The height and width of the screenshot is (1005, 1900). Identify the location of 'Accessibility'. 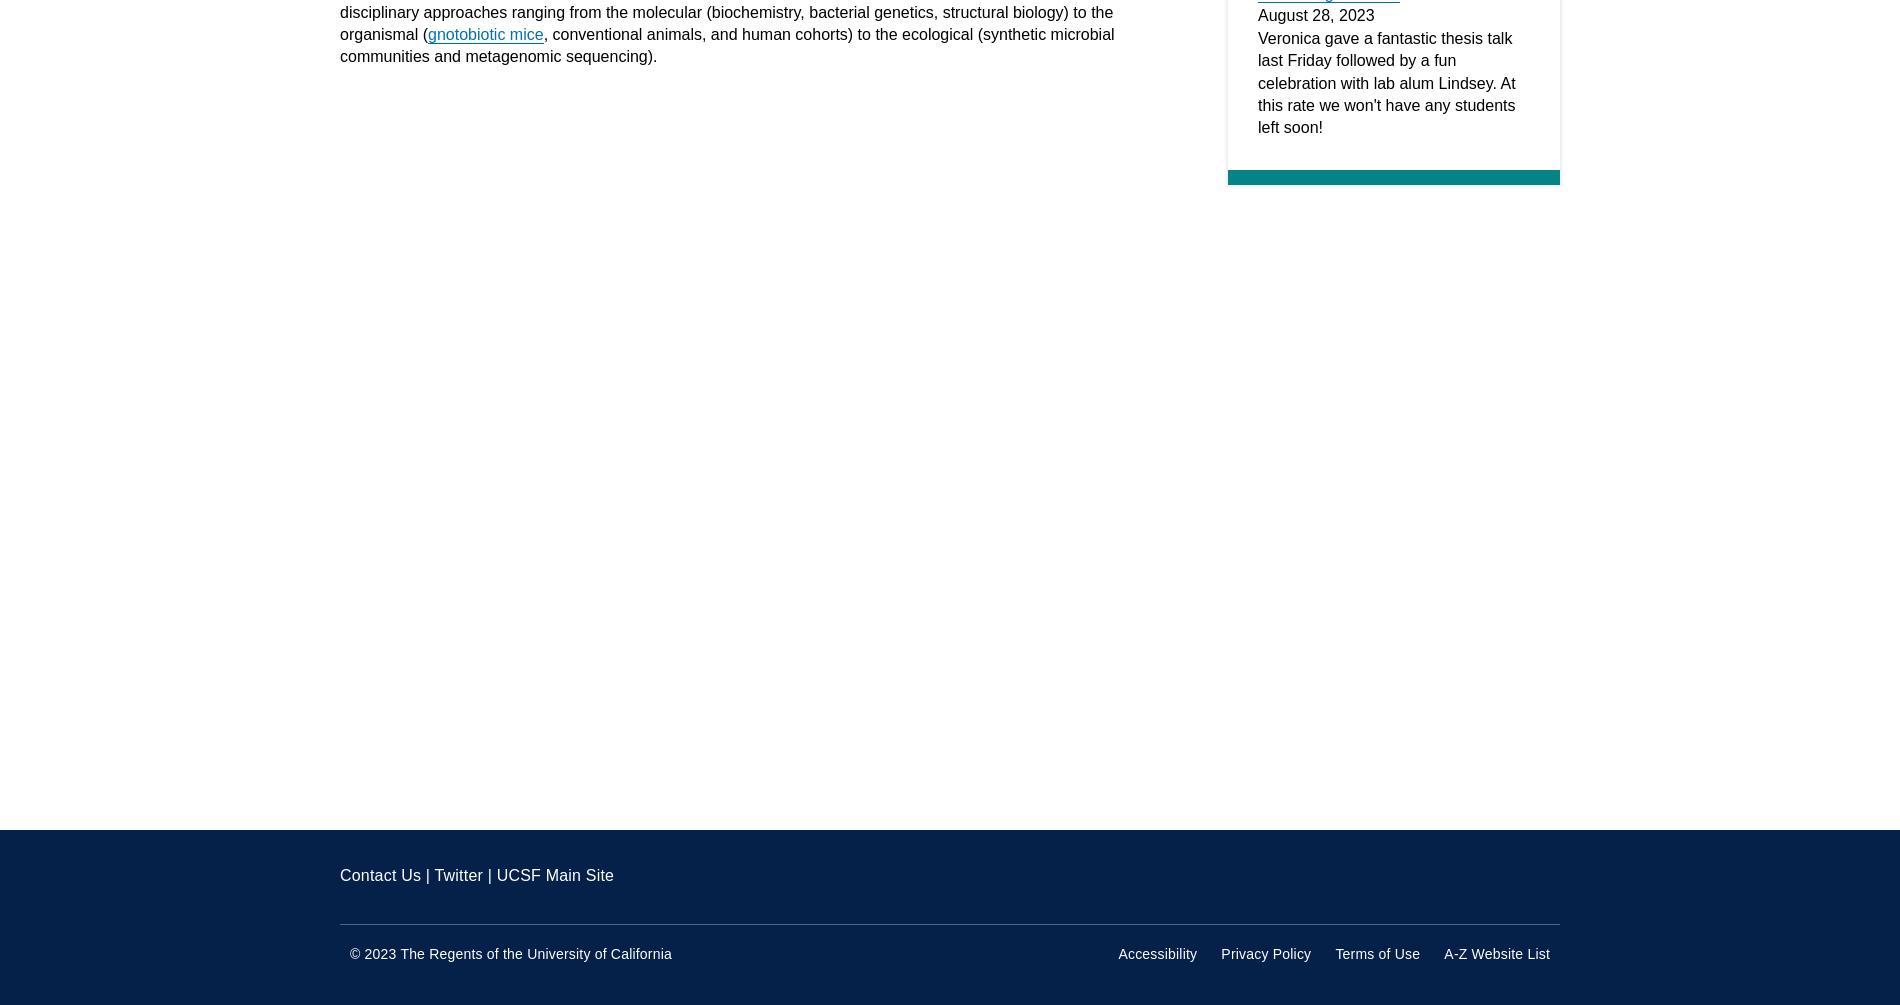
(1157, 953).